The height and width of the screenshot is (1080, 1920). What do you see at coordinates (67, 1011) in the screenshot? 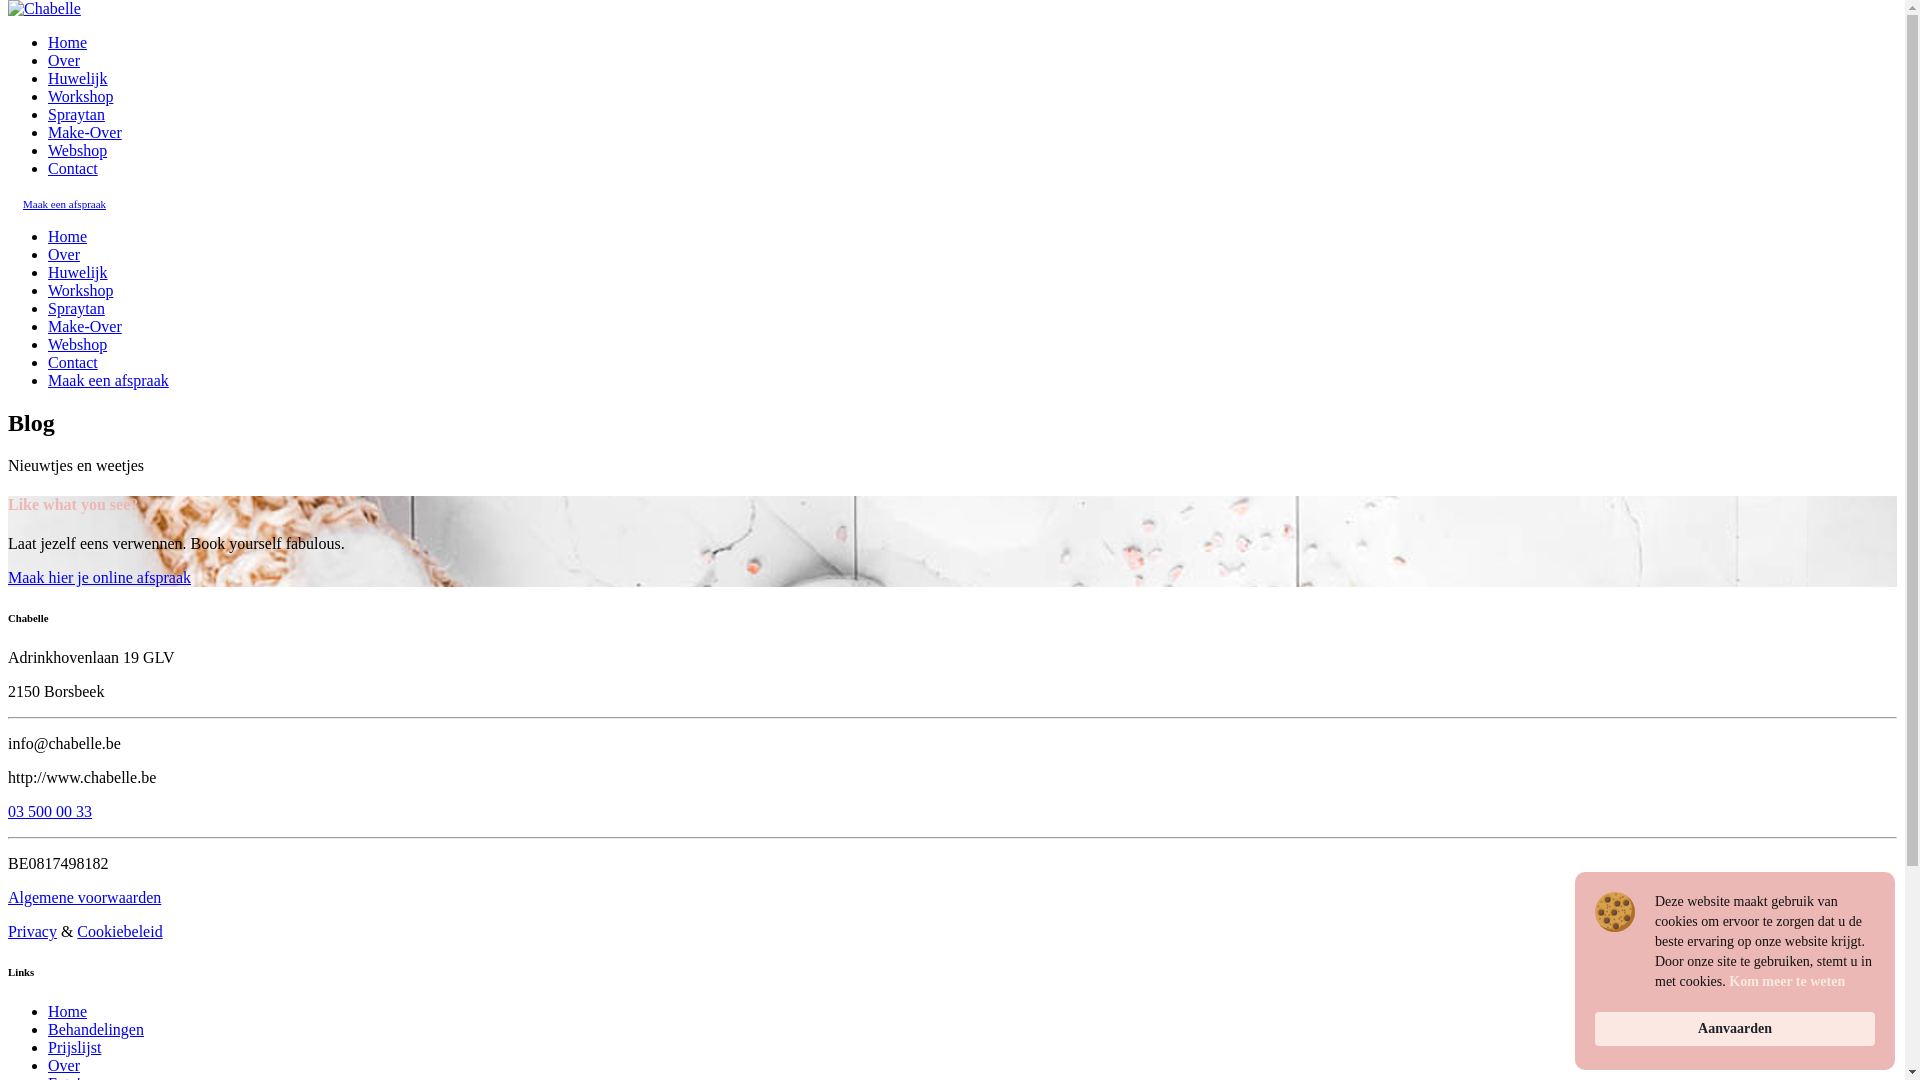
I see `'Home'` at bounding box center [67, 1011].